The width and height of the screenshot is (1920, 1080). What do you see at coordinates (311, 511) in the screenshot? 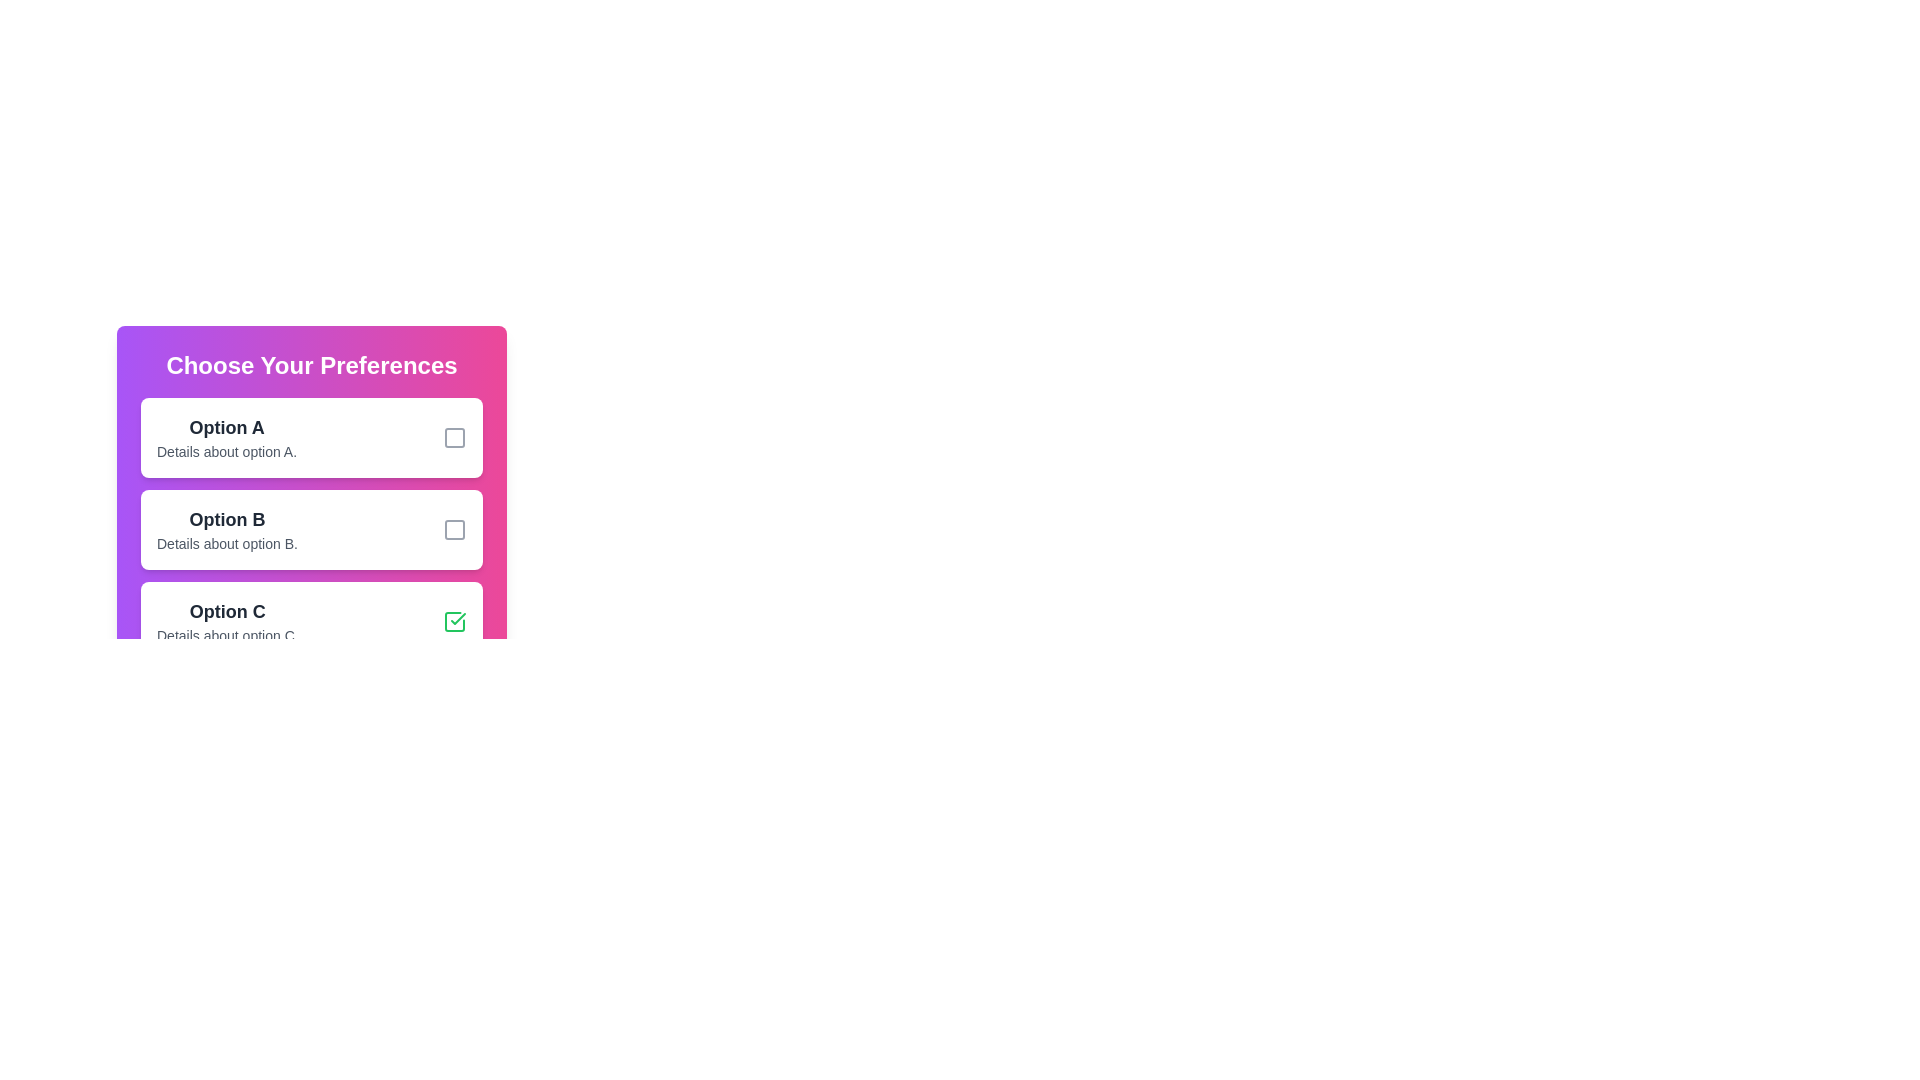
I see `the checkboxes in the preference selection panel titled 'Choose Your Preferences'` at bounding box center [311, 511].